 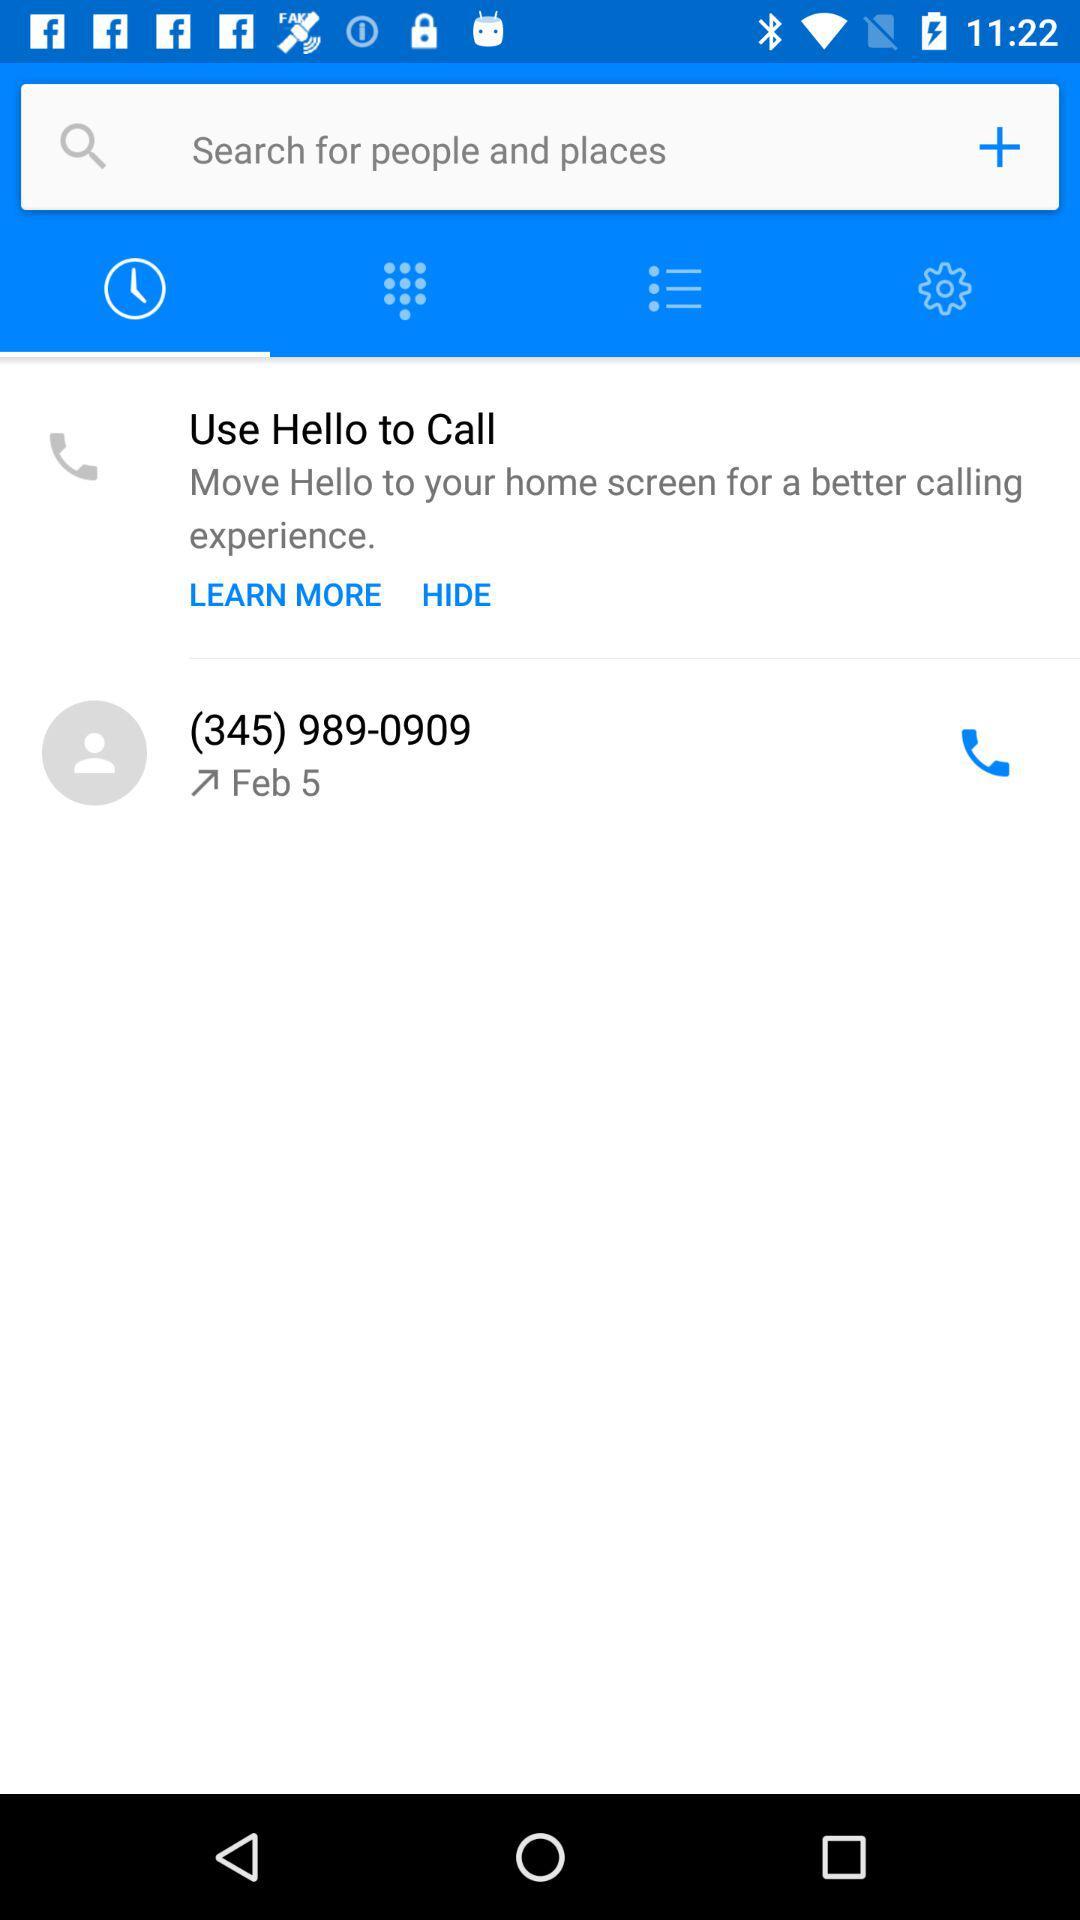 I want to click on search people, so click(x=564, y=146).